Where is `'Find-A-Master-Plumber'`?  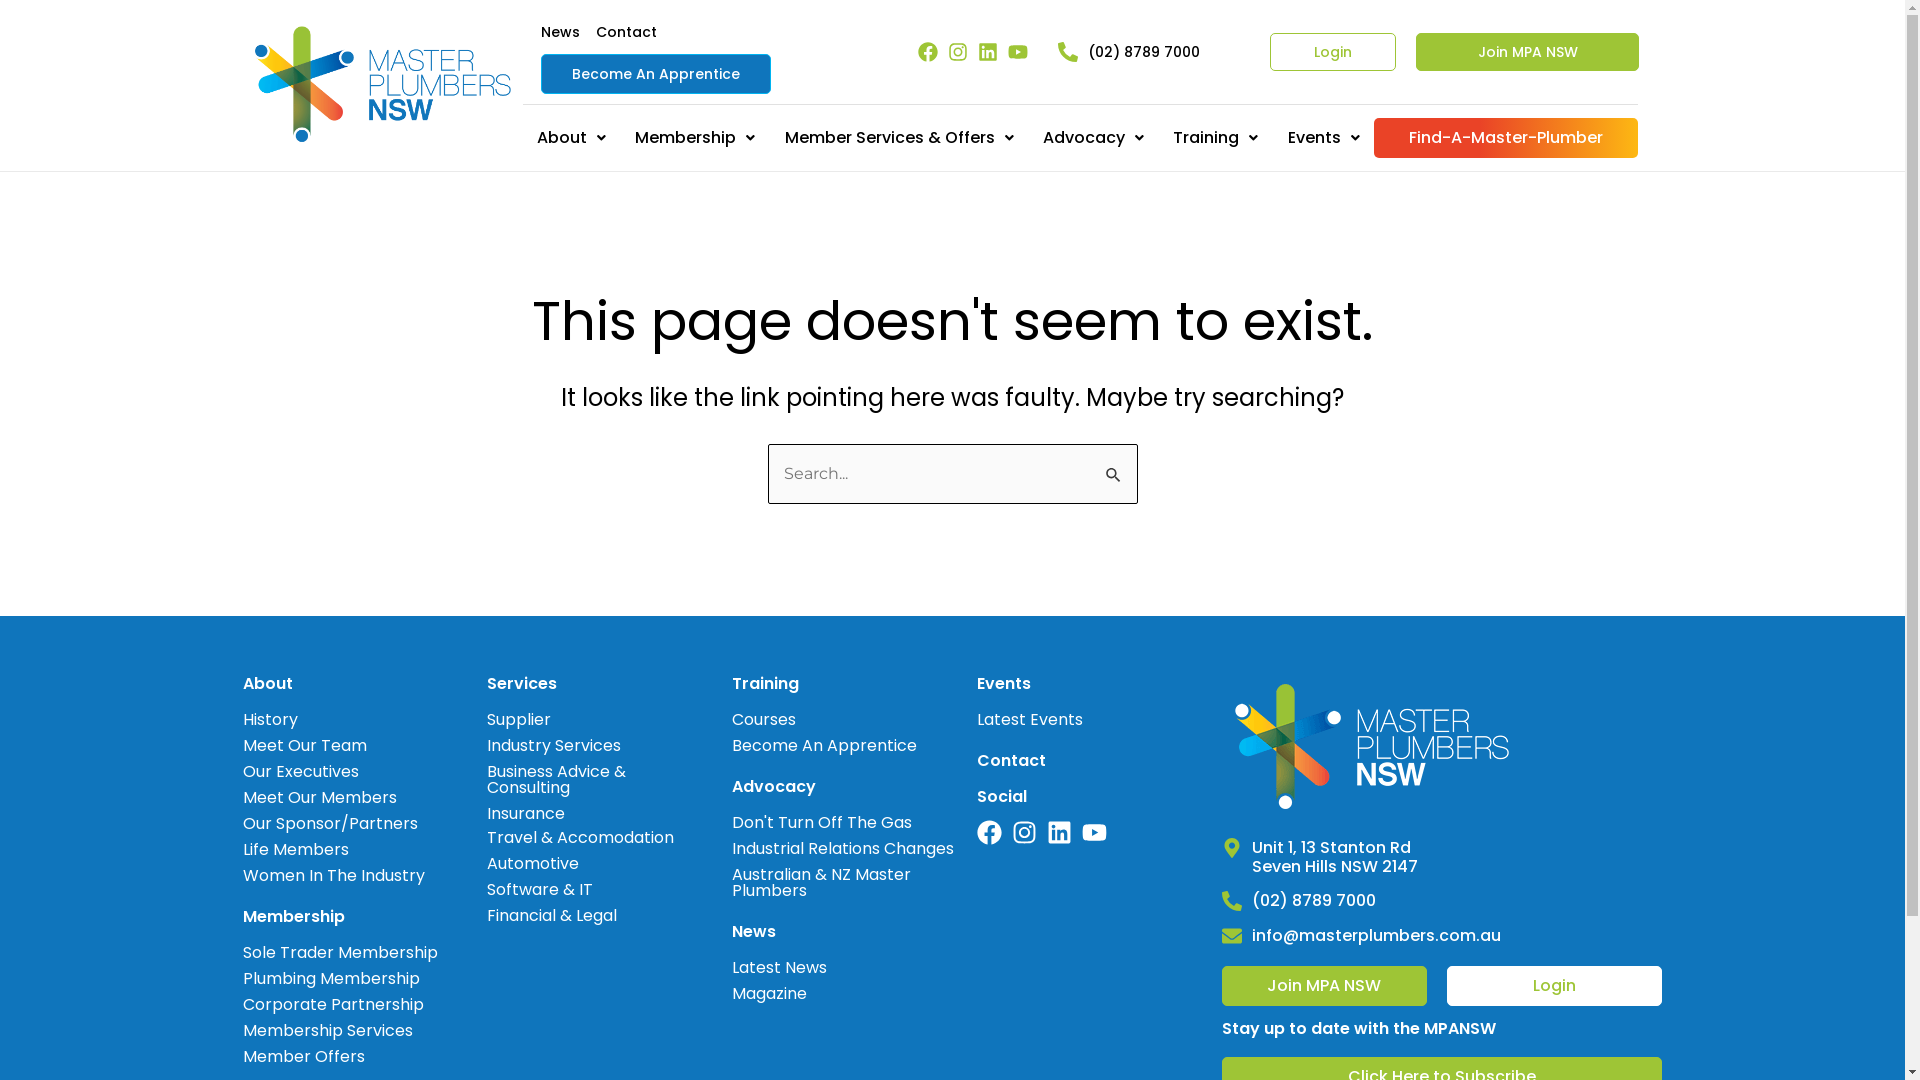 'Find-A-Master-Plumber' is located at coordinates (1505, 137).